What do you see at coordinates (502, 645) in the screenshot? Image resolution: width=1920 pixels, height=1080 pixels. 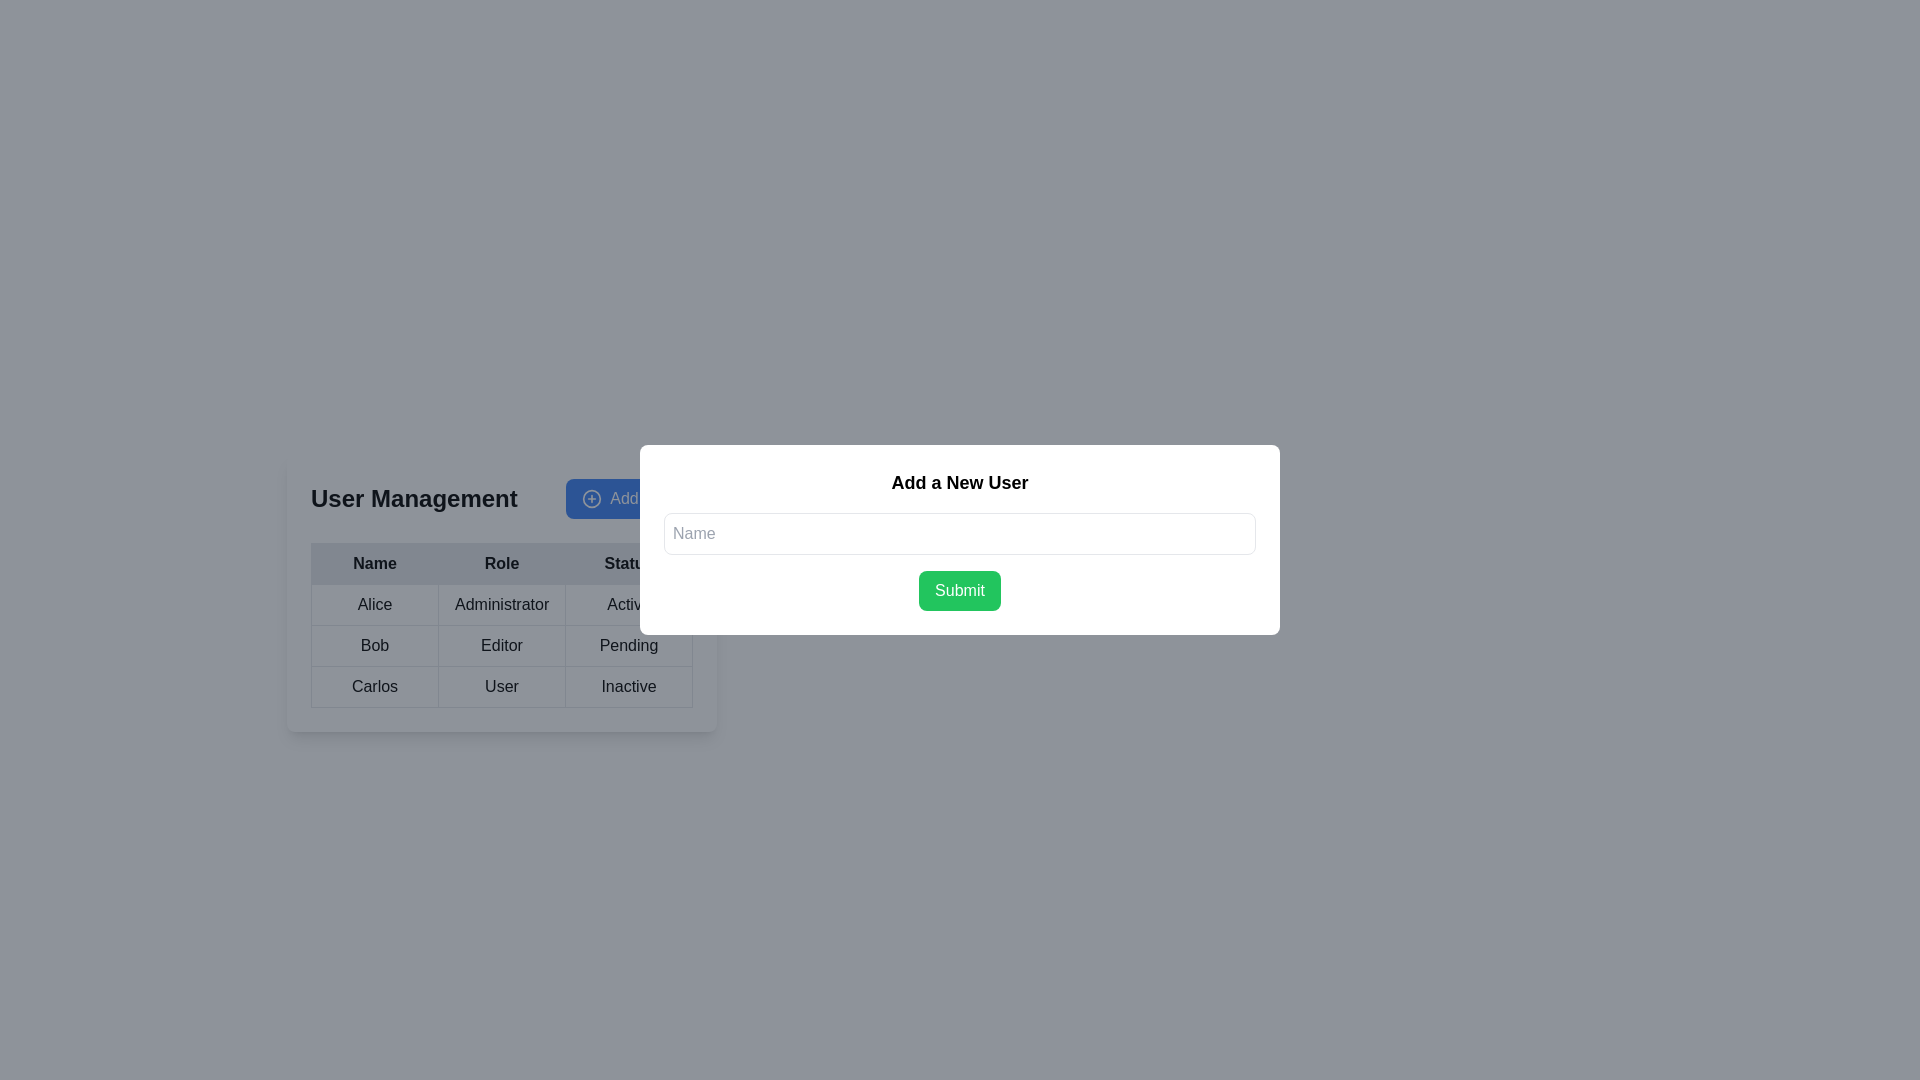 I see `the second row in the 'User Management' table that displays 'Bob', 'Editor', and 'Pending'` at bounding box center [502, 645].